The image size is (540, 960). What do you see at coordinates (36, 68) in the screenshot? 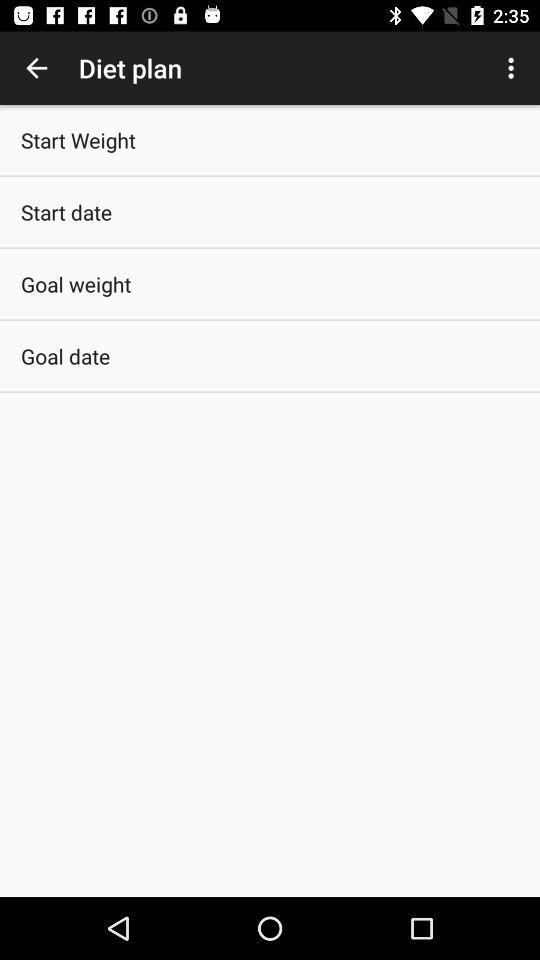
I see `item above start weight` at bounding box center [36, 68].